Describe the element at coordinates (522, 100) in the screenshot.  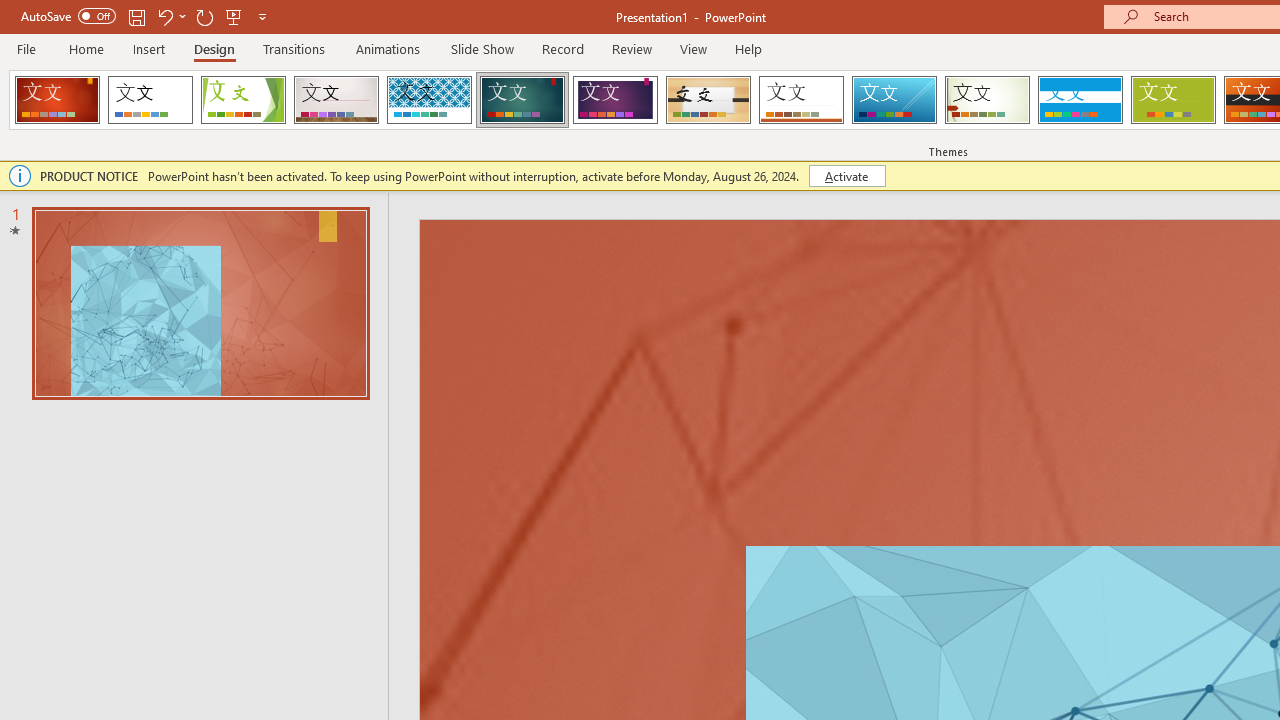
I see `'Ion'` at that location.